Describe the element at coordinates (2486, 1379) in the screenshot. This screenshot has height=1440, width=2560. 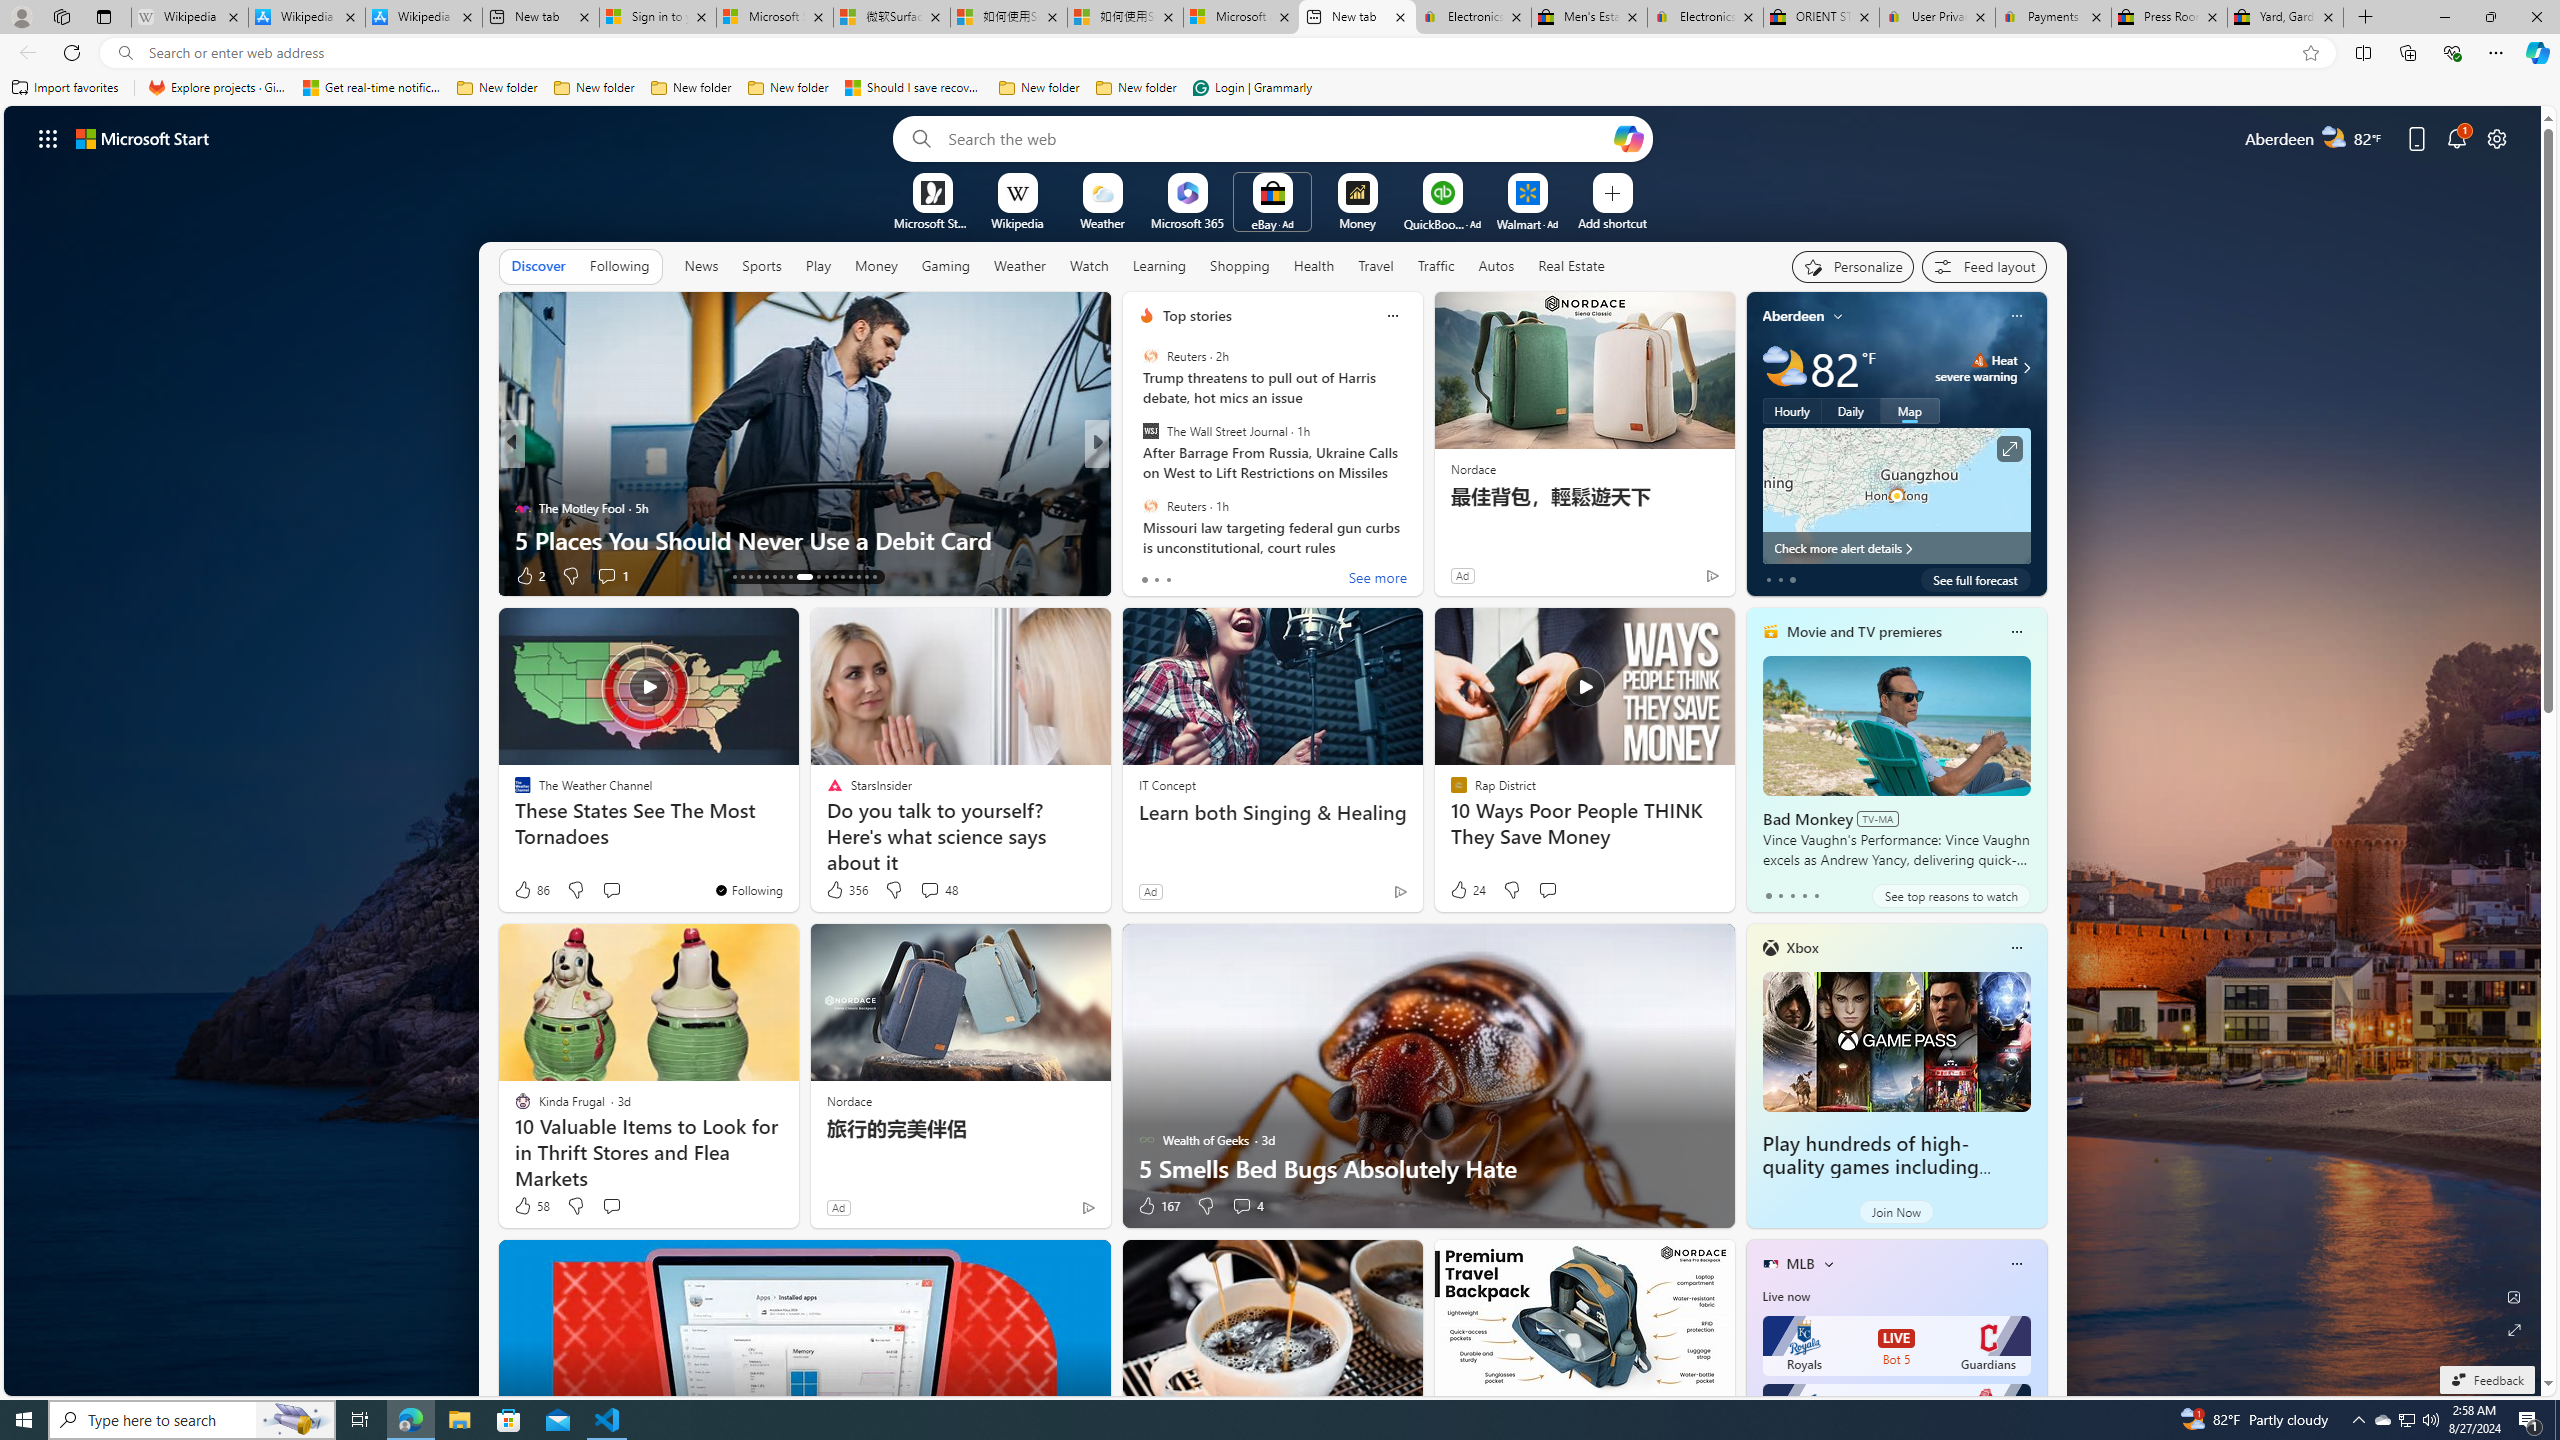
I see `'Feedback'` at that location.